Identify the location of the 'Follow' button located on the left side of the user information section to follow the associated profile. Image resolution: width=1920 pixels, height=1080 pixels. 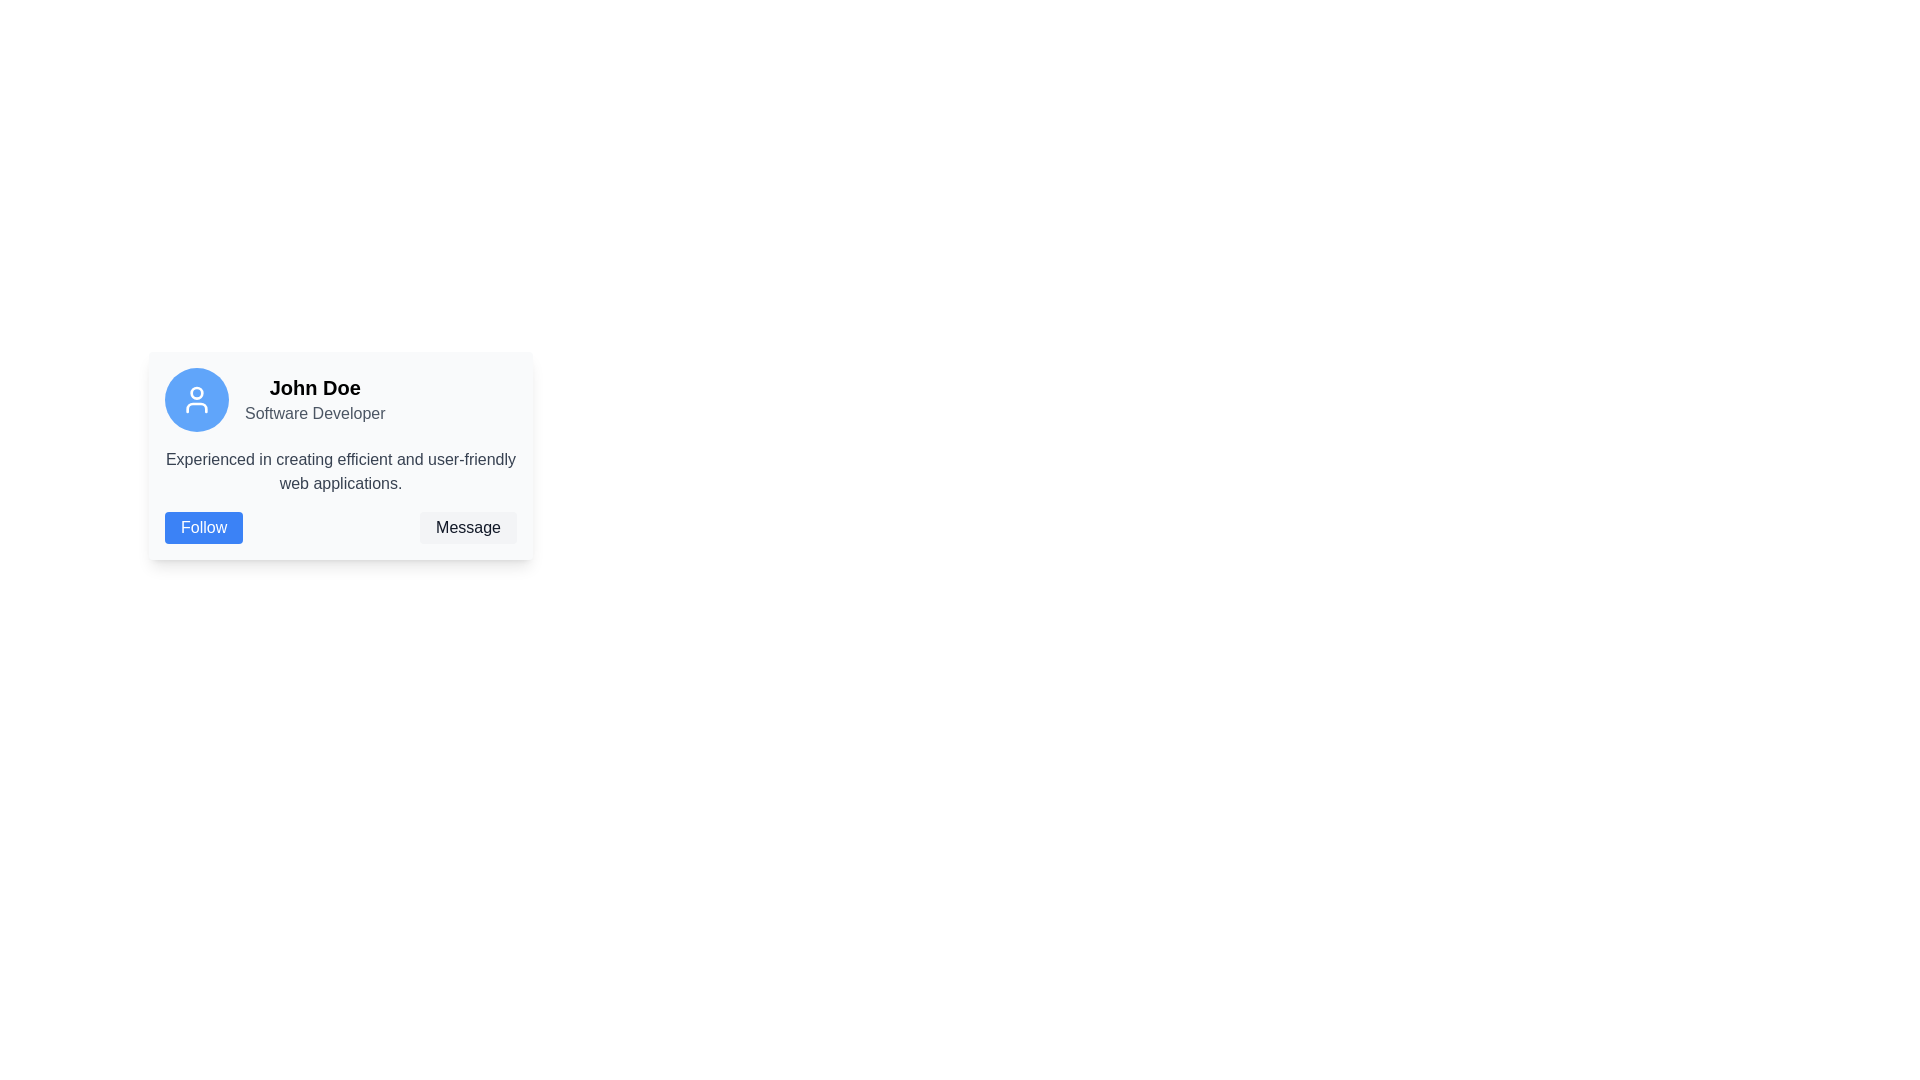
(203, 527).